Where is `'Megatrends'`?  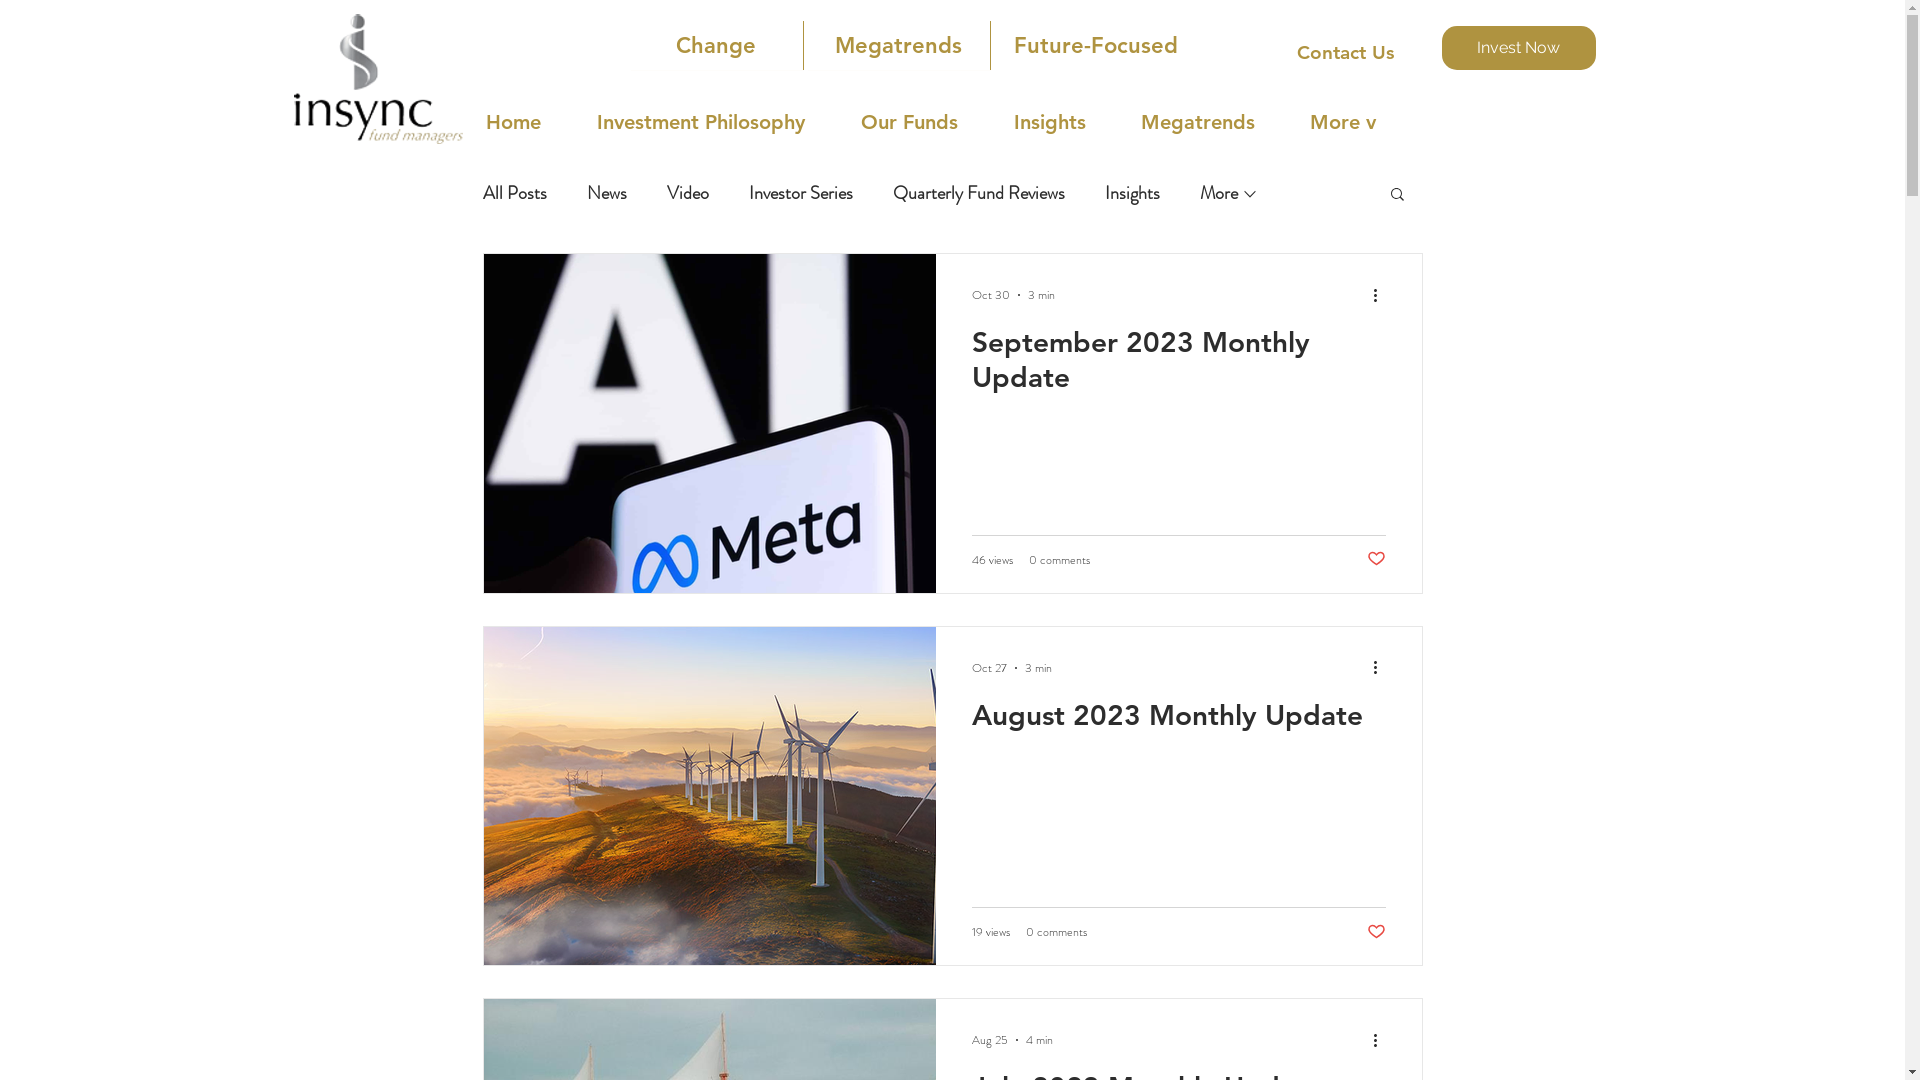 'Megatrends' is located at coordinates (896, 45).